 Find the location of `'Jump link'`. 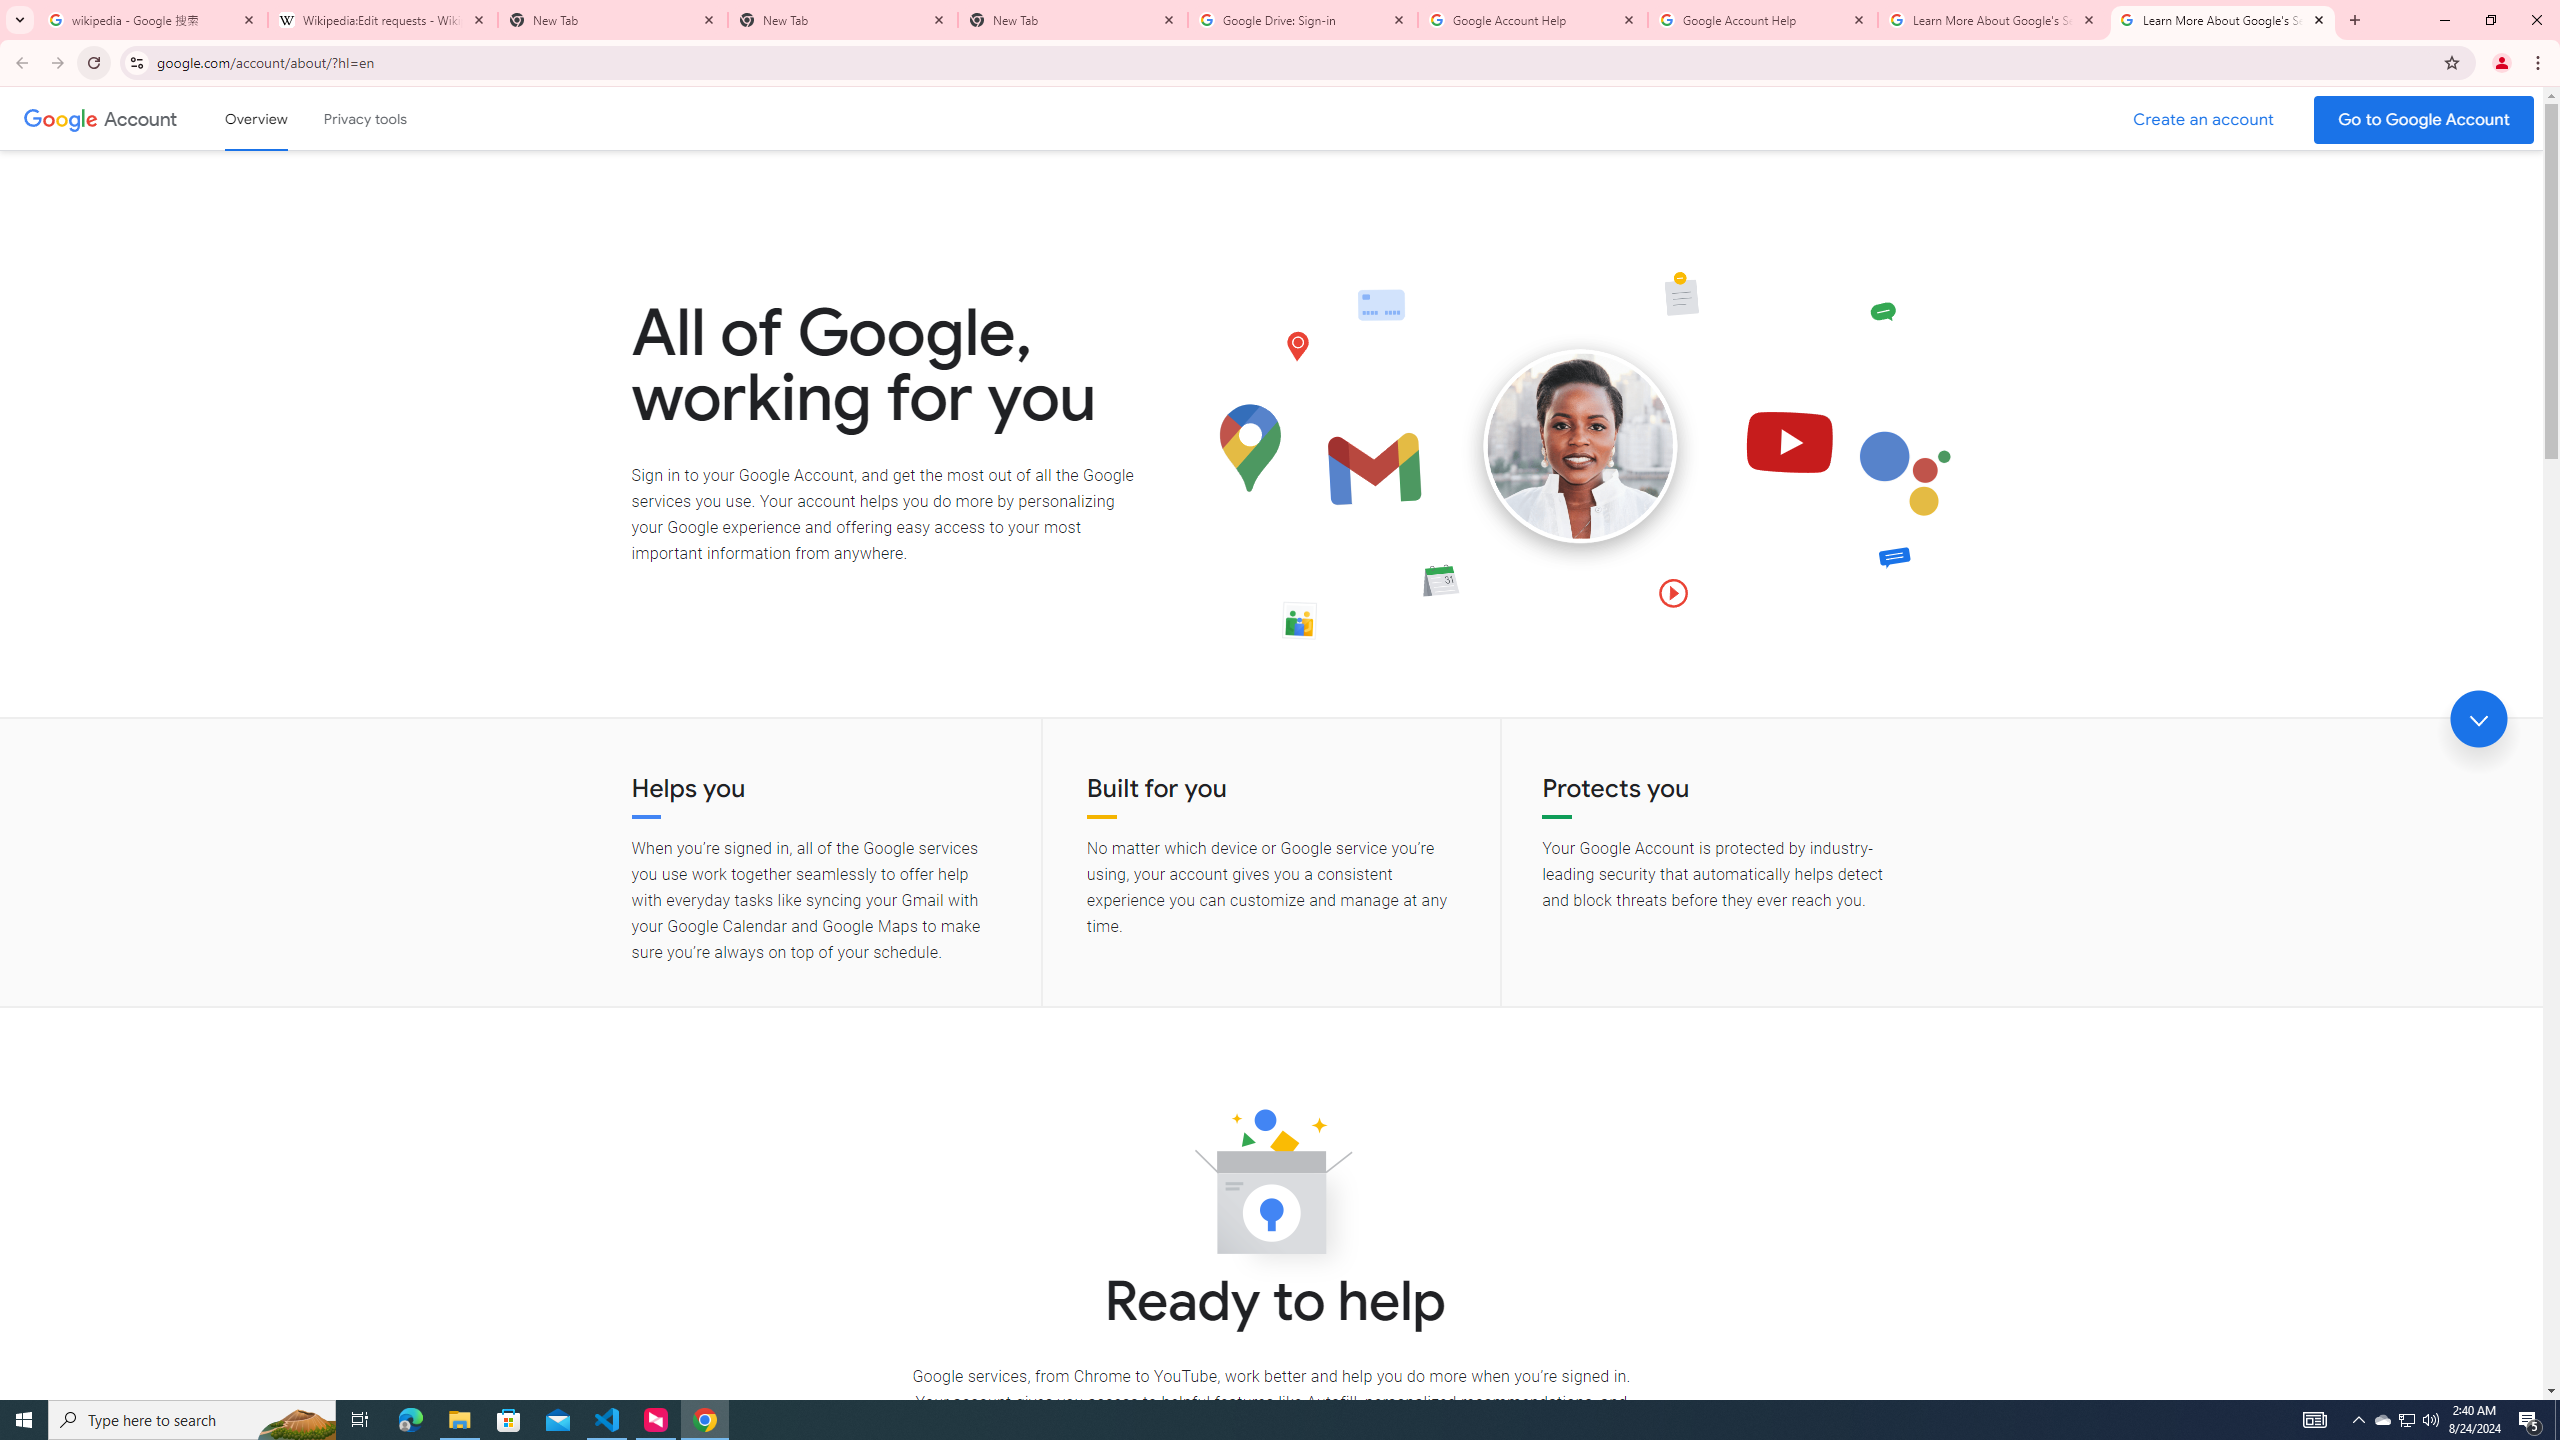

'Jump link' is located at coordinates (2478, 719).